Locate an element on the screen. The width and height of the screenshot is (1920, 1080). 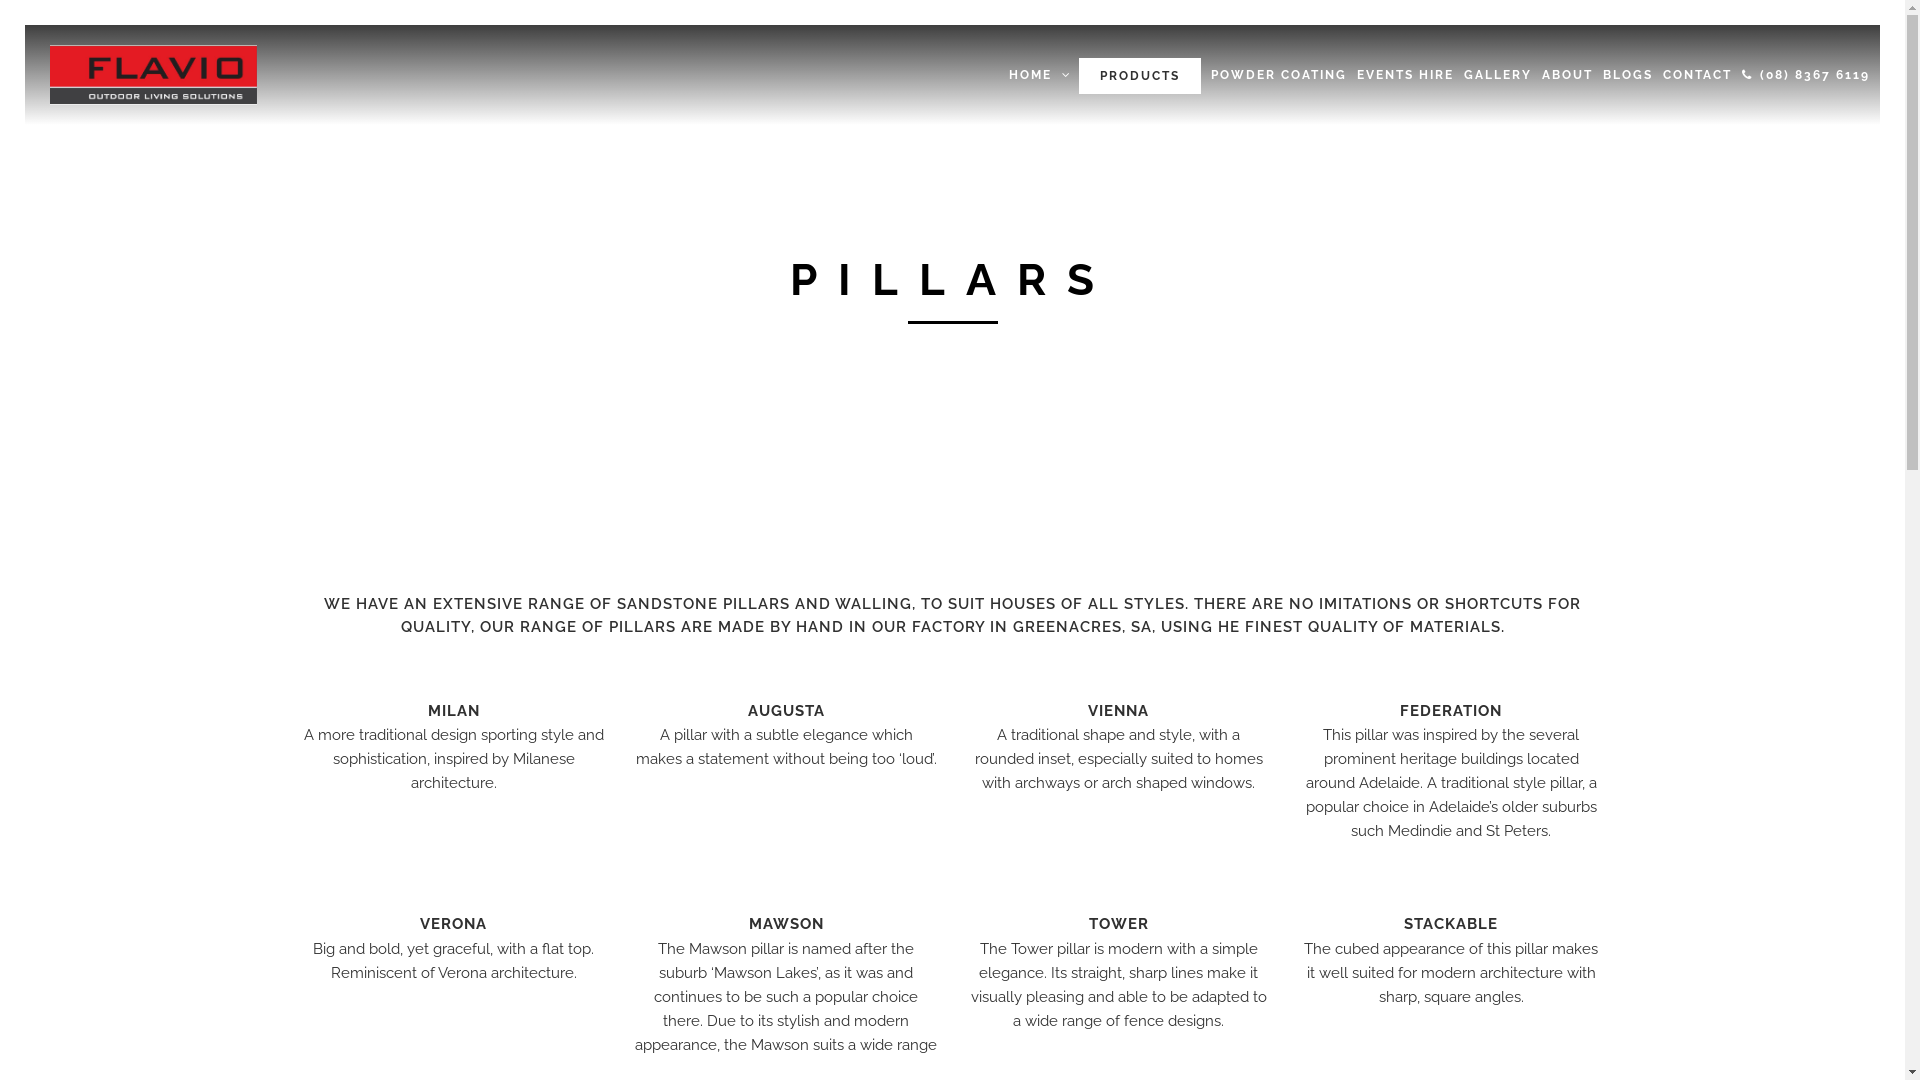
'(08) 8367 6119' is located at coordinates (1805, 73).